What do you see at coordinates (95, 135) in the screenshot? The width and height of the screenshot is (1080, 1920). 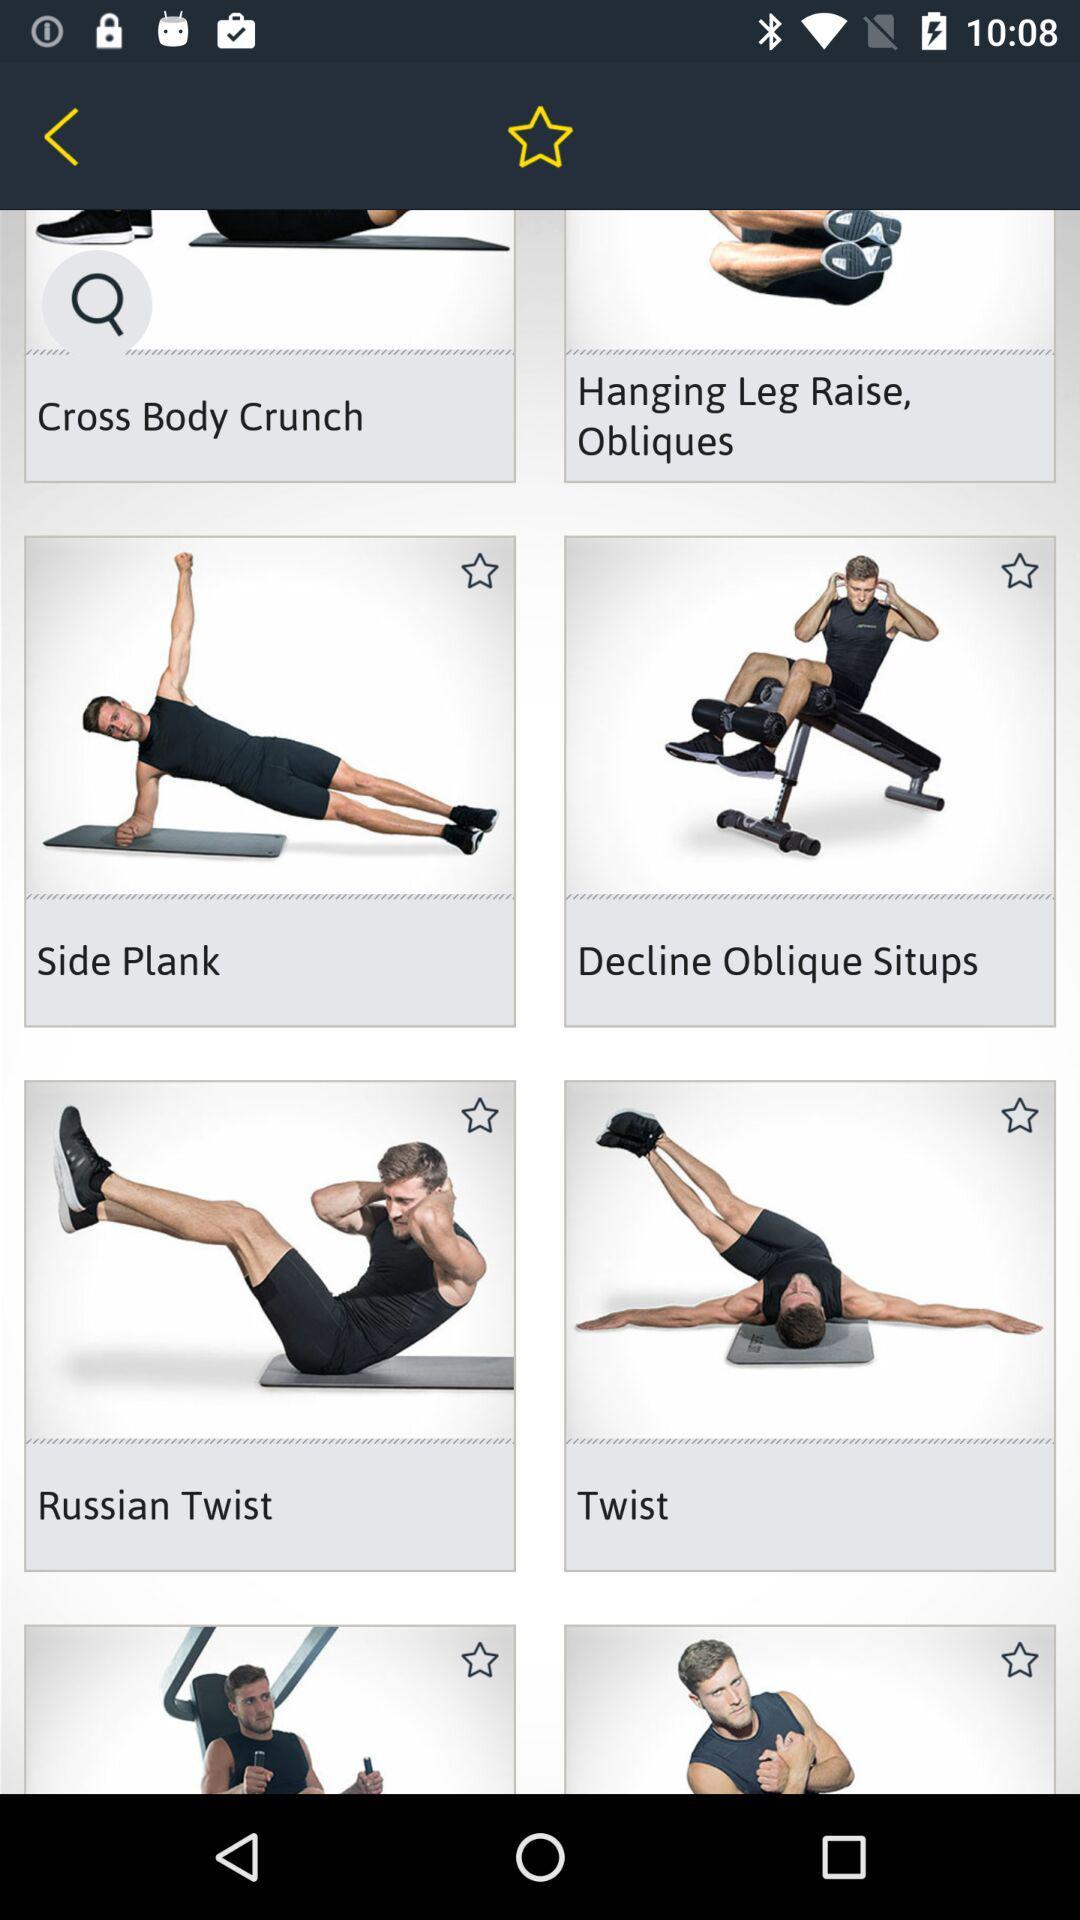 I see `the symbol above search symbol on the top left corner of the page` at bounding box center [95, 135].